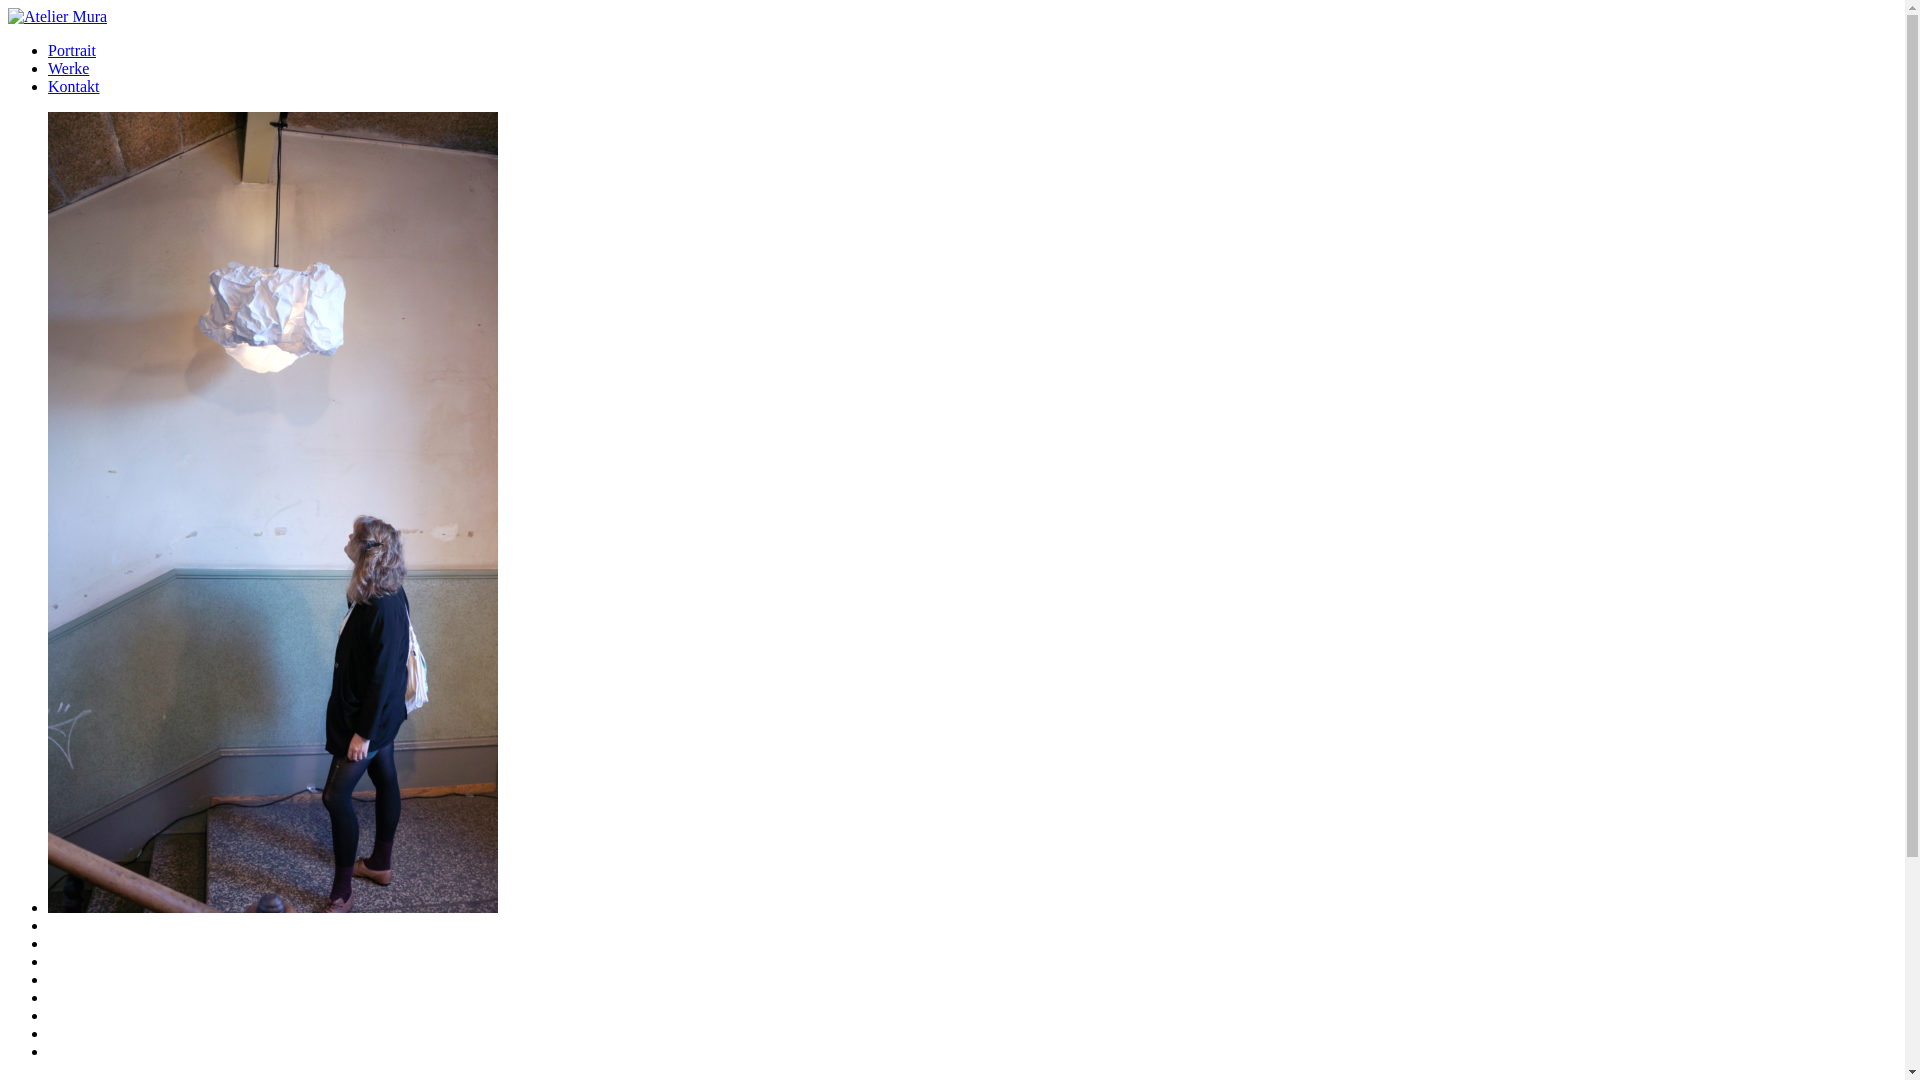  What do you see at coordinates (72, 49) in the screenshot?
I see `'Portrait'` at bounding box center [72, 49].